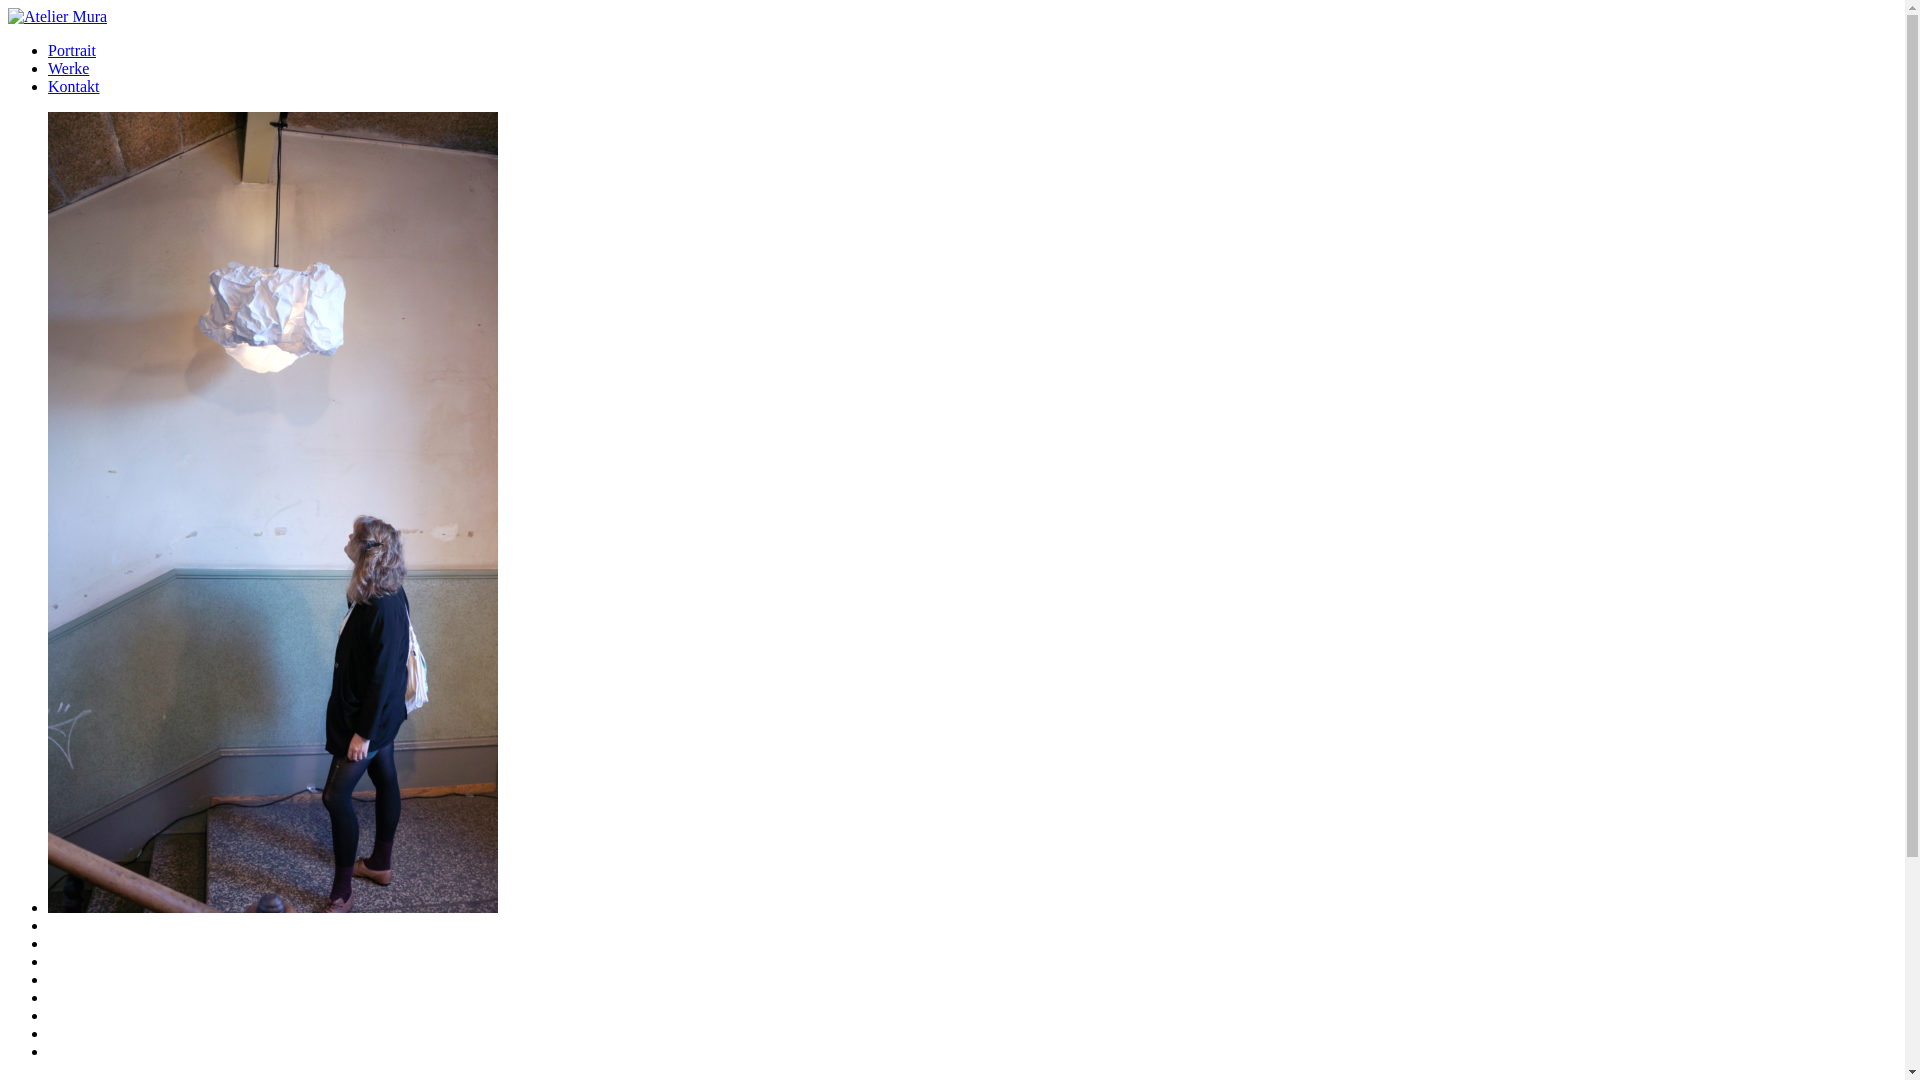  What do you see at coordinates (72, 49) in the screenshot?
I see `'Portrait'` at bounding box center [72, 49].